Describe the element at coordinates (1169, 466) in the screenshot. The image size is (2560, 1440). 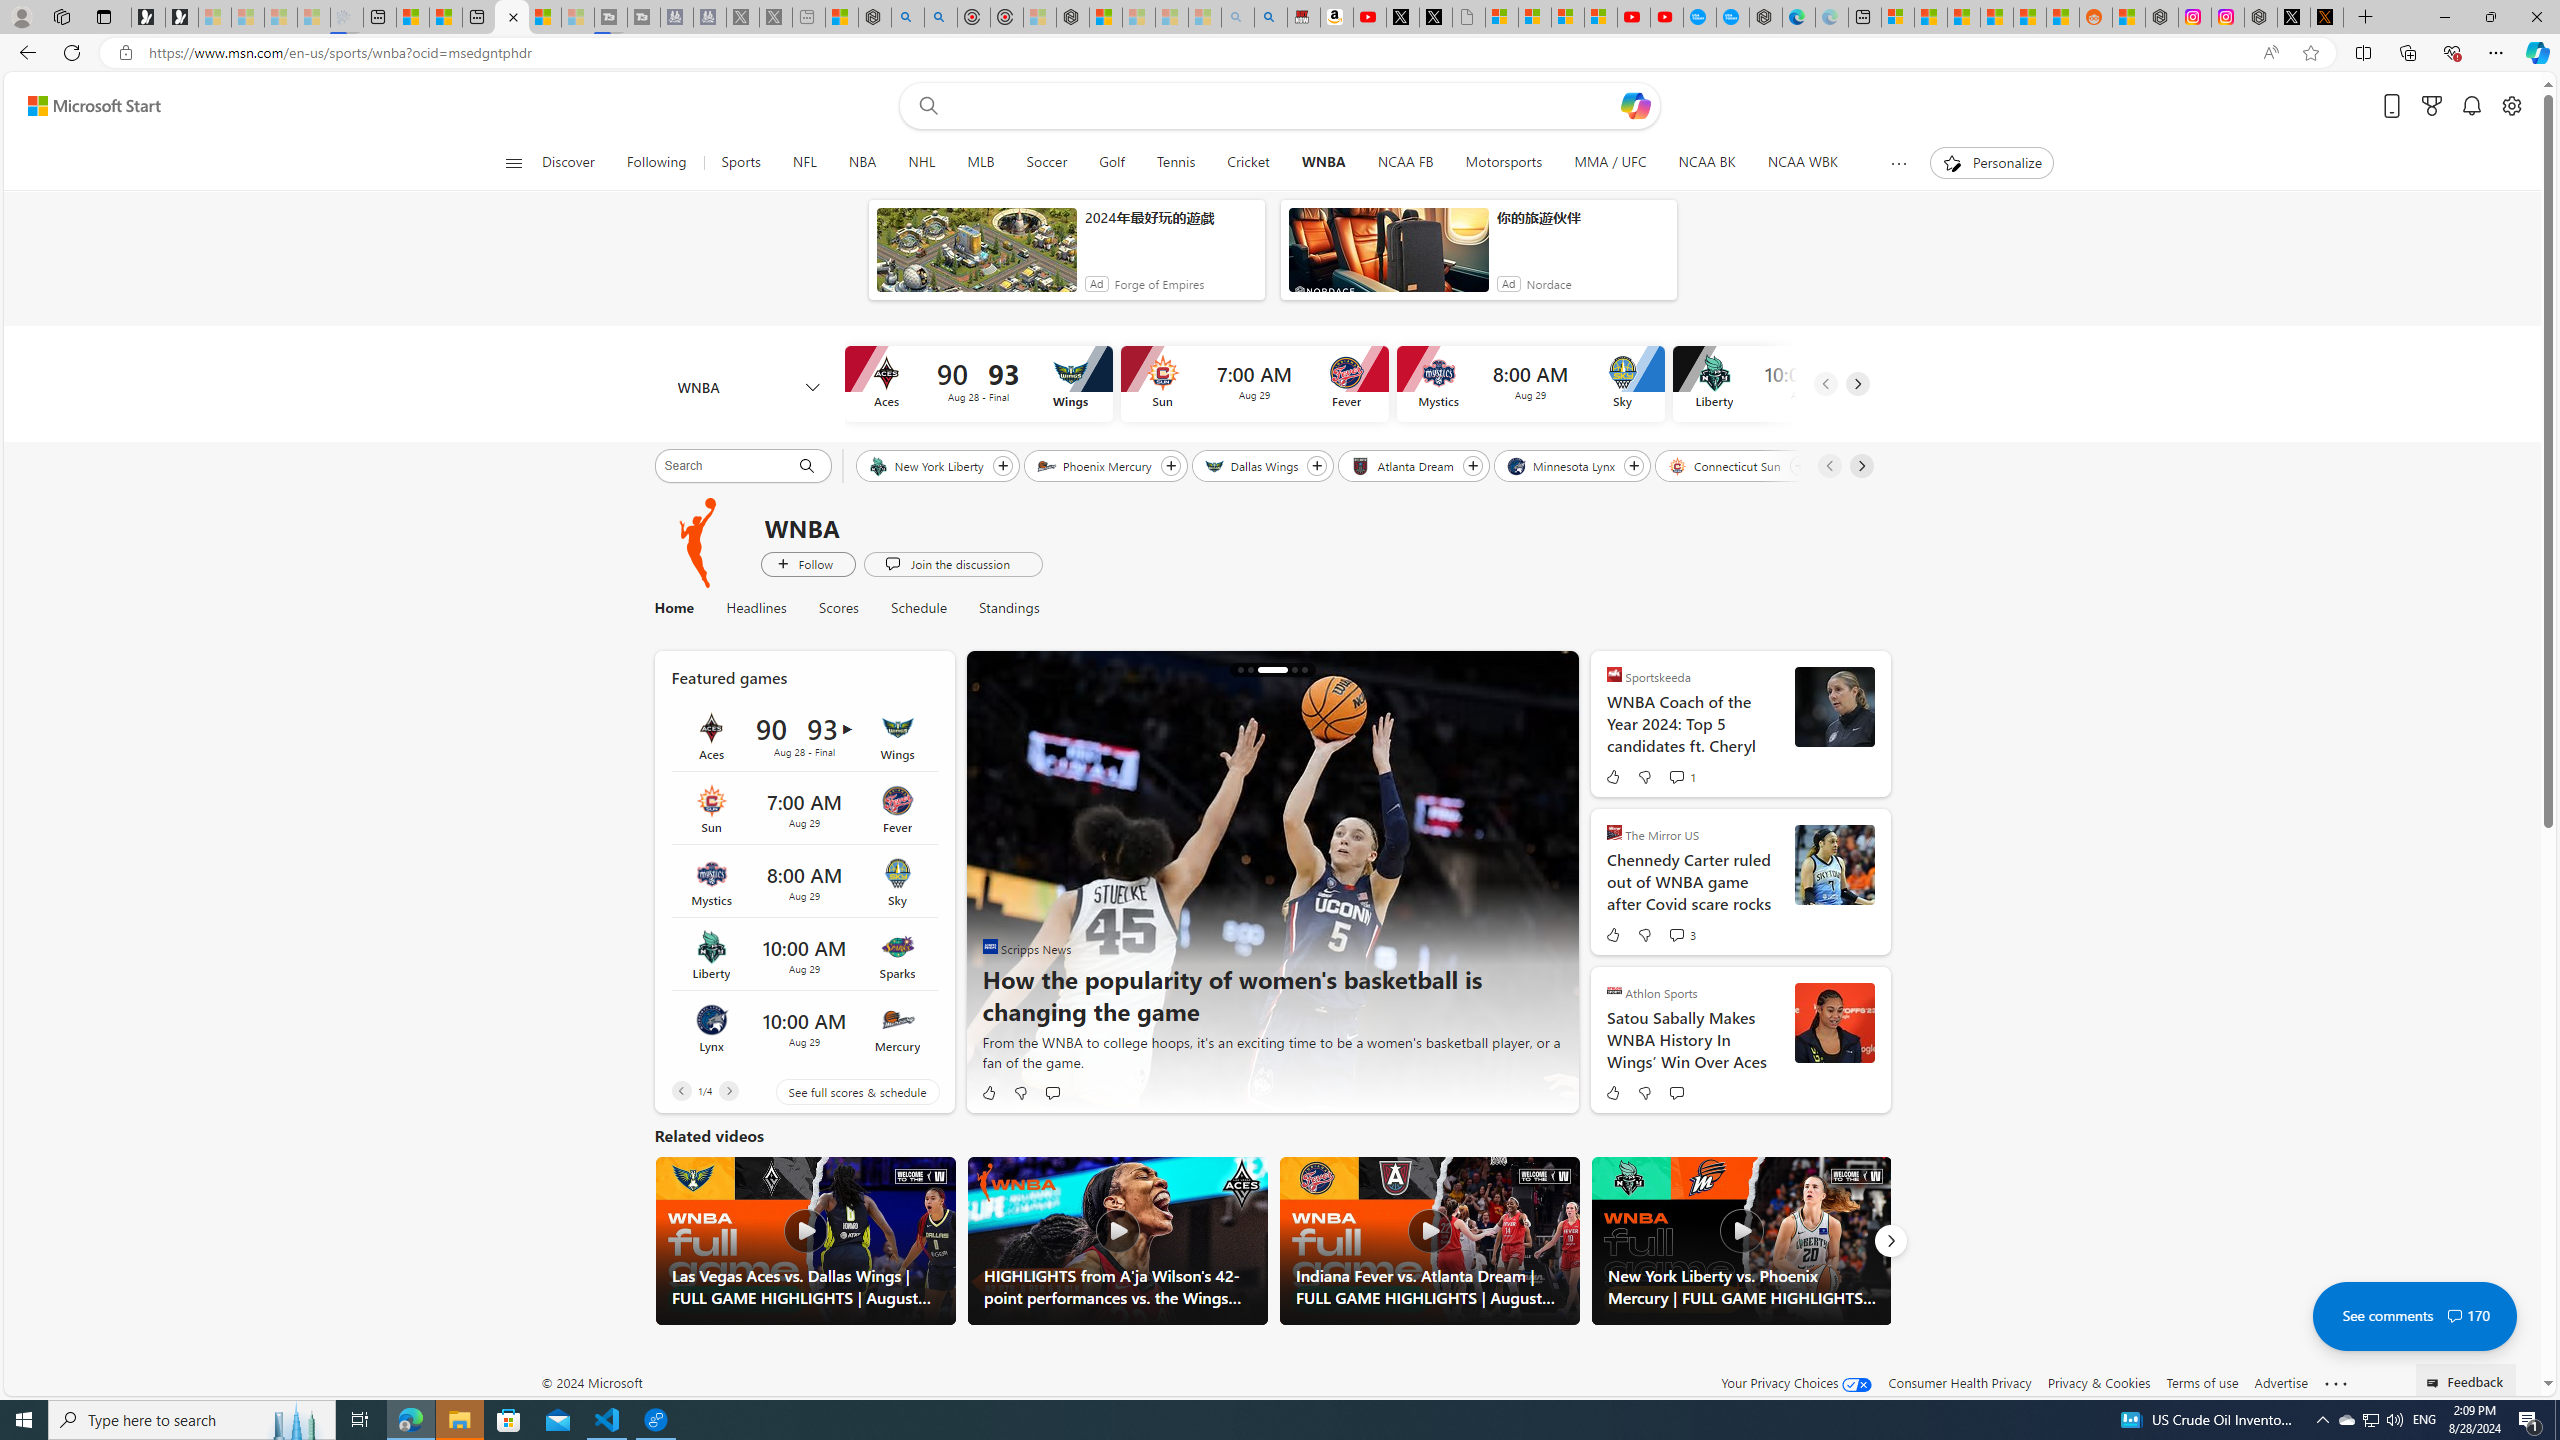
I see `'Follow Phoenix Mercury'` at that location.